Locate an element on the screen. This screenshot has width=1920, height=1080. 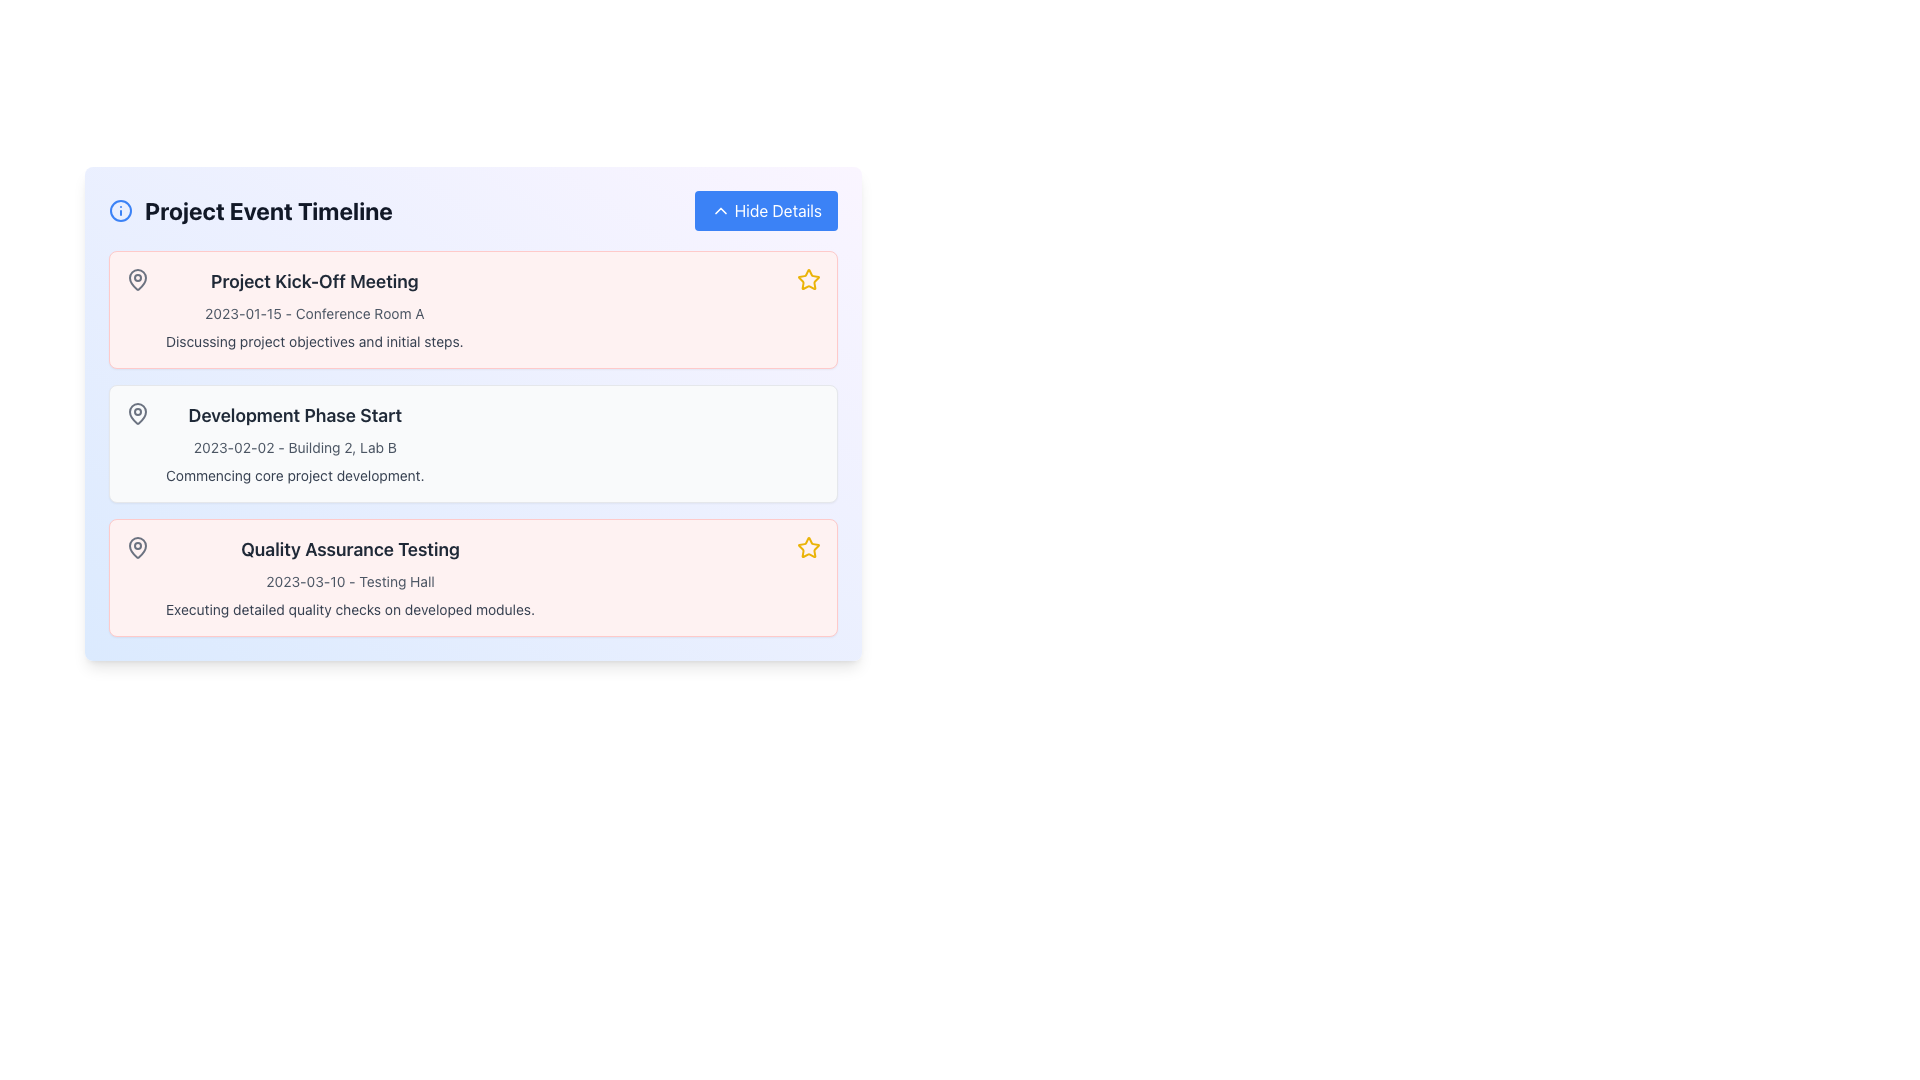
the second card element in the 'Project Event Timeline' section that provides detailed information about a specific project phase, positioned between 'Project Kick-Off Meeting' and 'Quality Assurance Testing' is located at coordinates (472, 442).